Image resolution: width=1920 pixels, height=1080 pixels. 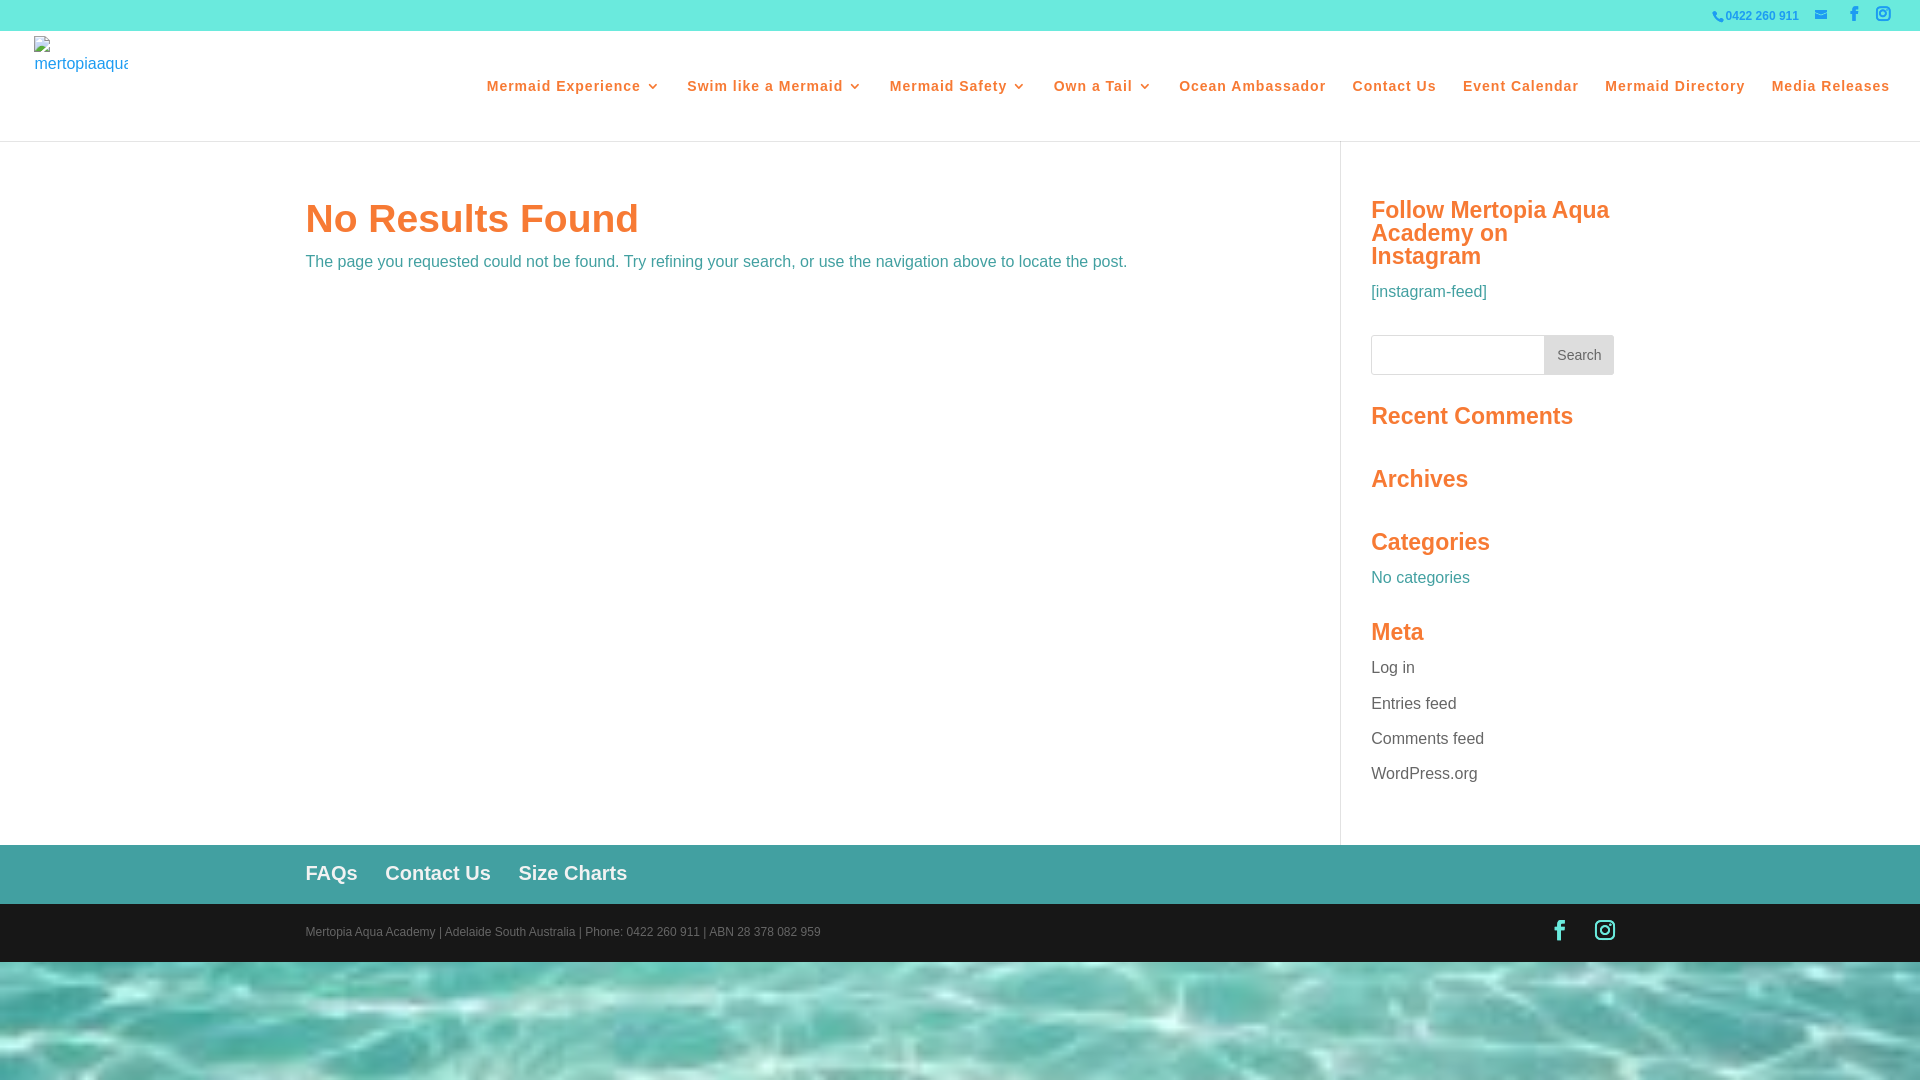 I want to click on 'Event Calendar', so click(x=1520, y=110).